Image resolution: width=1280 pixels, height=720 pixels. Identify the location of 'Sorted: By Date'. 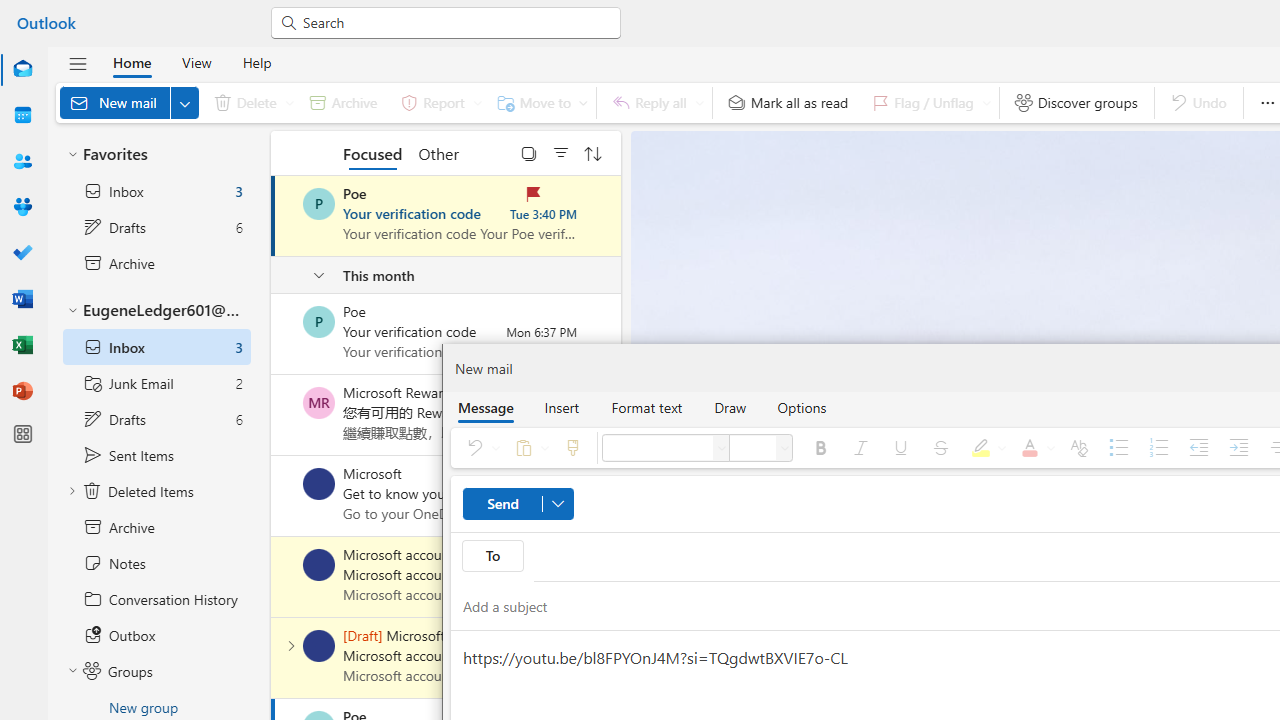
(592, 152).